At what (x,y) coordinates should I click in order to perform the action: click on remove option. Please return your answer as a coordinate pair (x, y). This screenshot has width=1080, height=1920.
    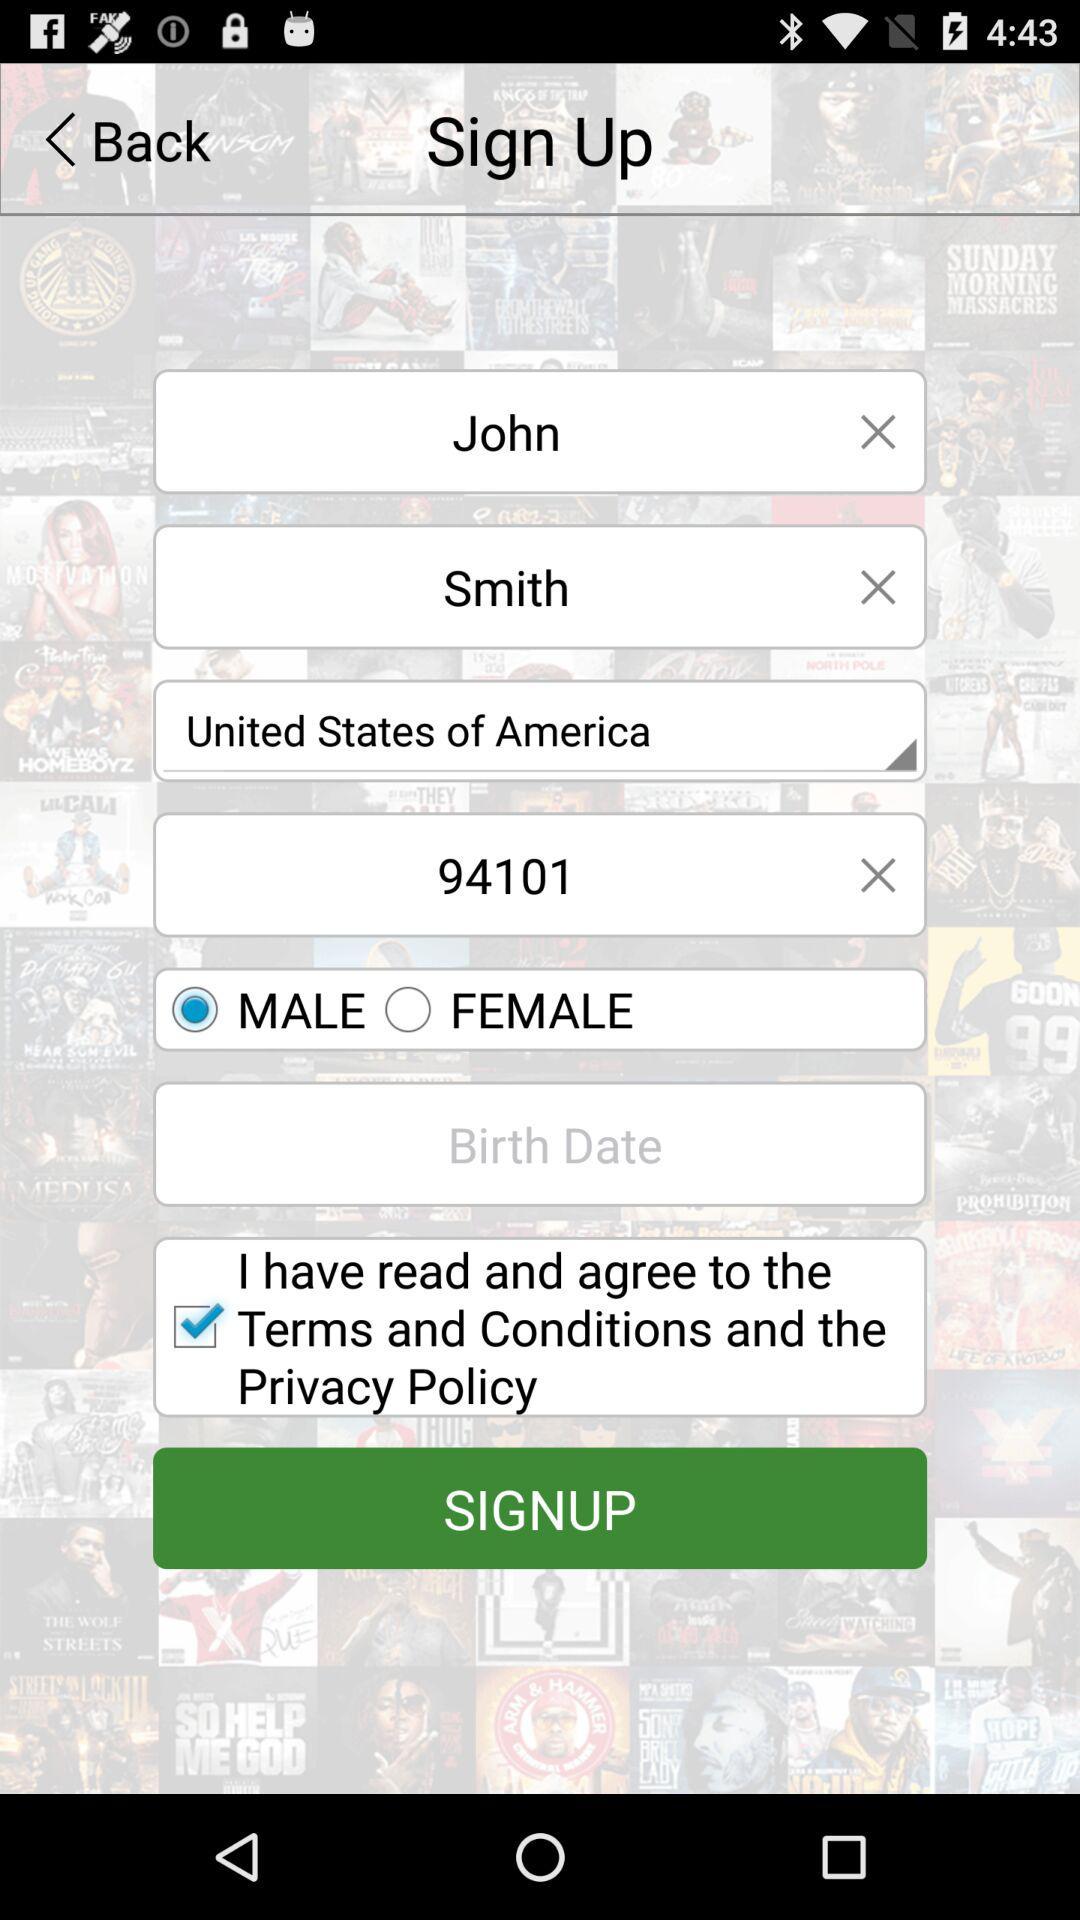
    Looking at the image, I should click on (877, 430).